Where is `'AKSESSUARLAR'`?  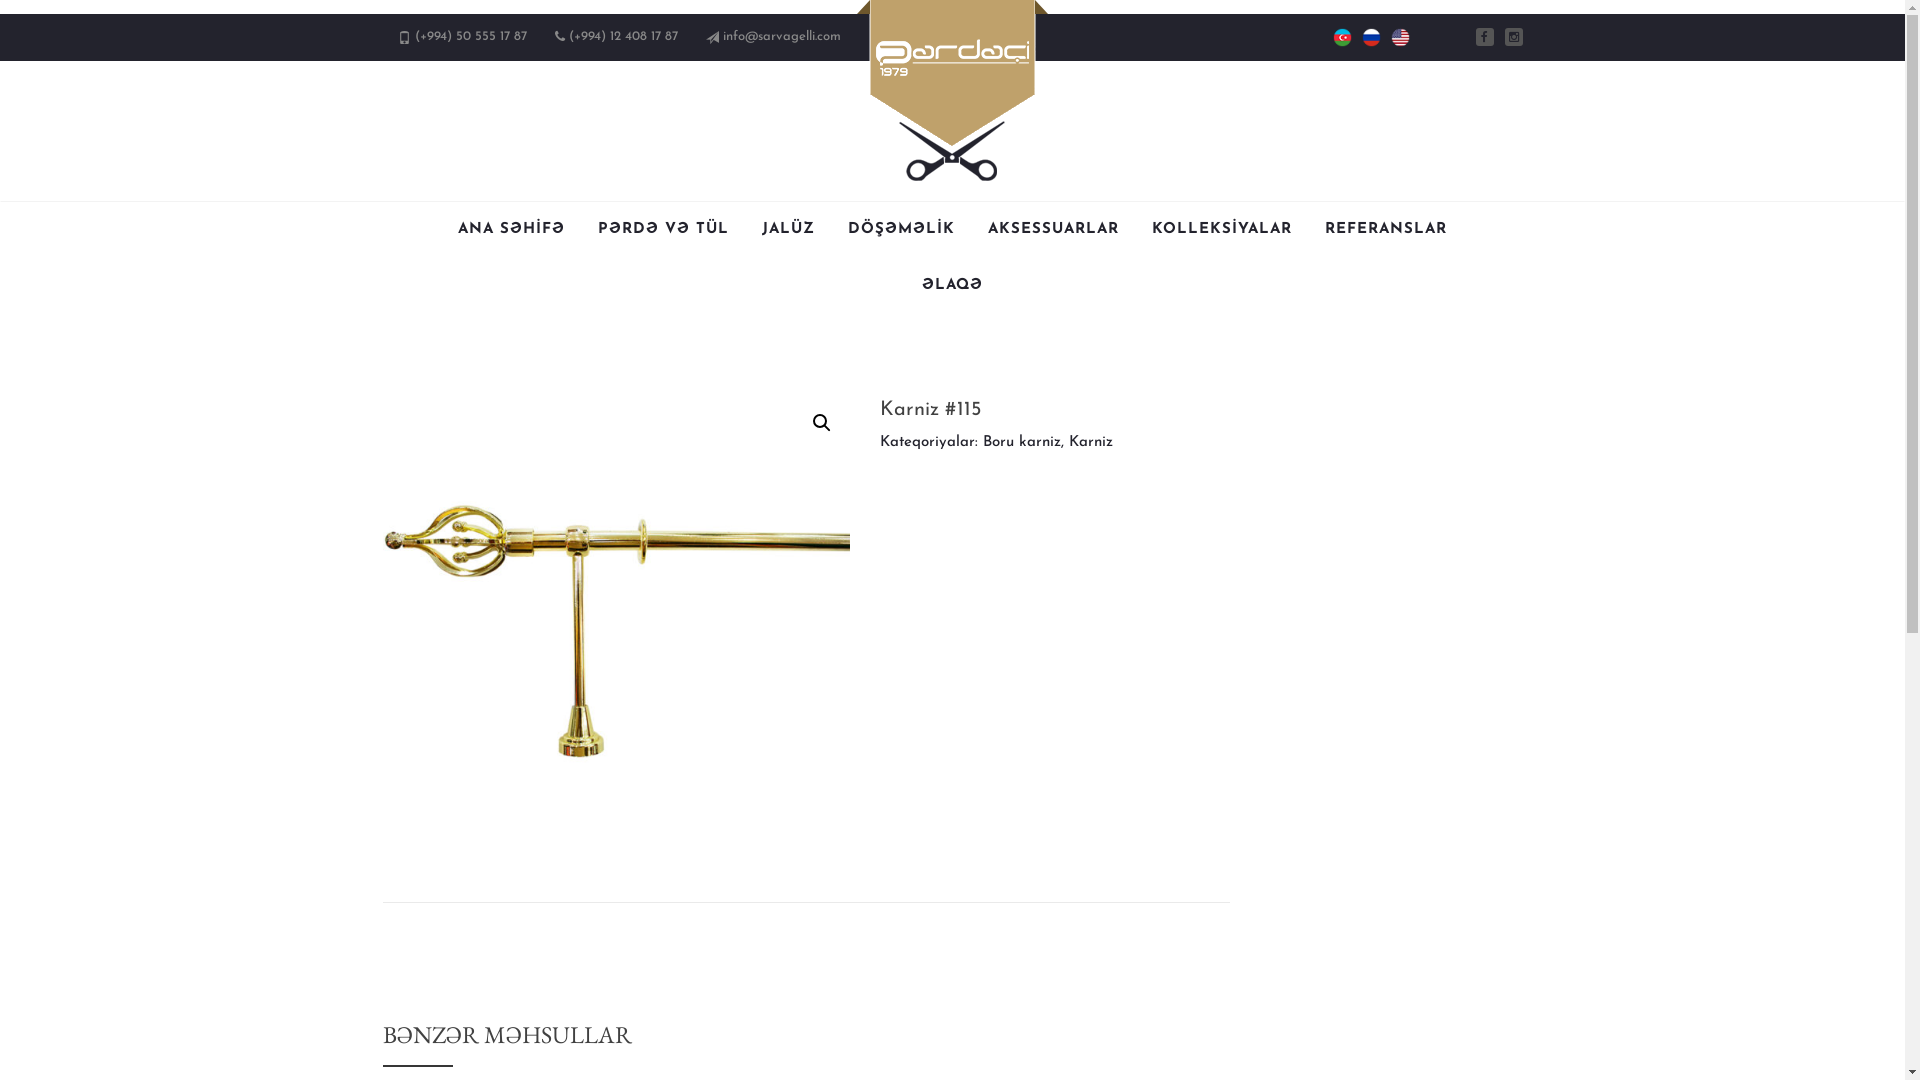
'AKSESSUARLAR' is located at coordinates (1052, 229).